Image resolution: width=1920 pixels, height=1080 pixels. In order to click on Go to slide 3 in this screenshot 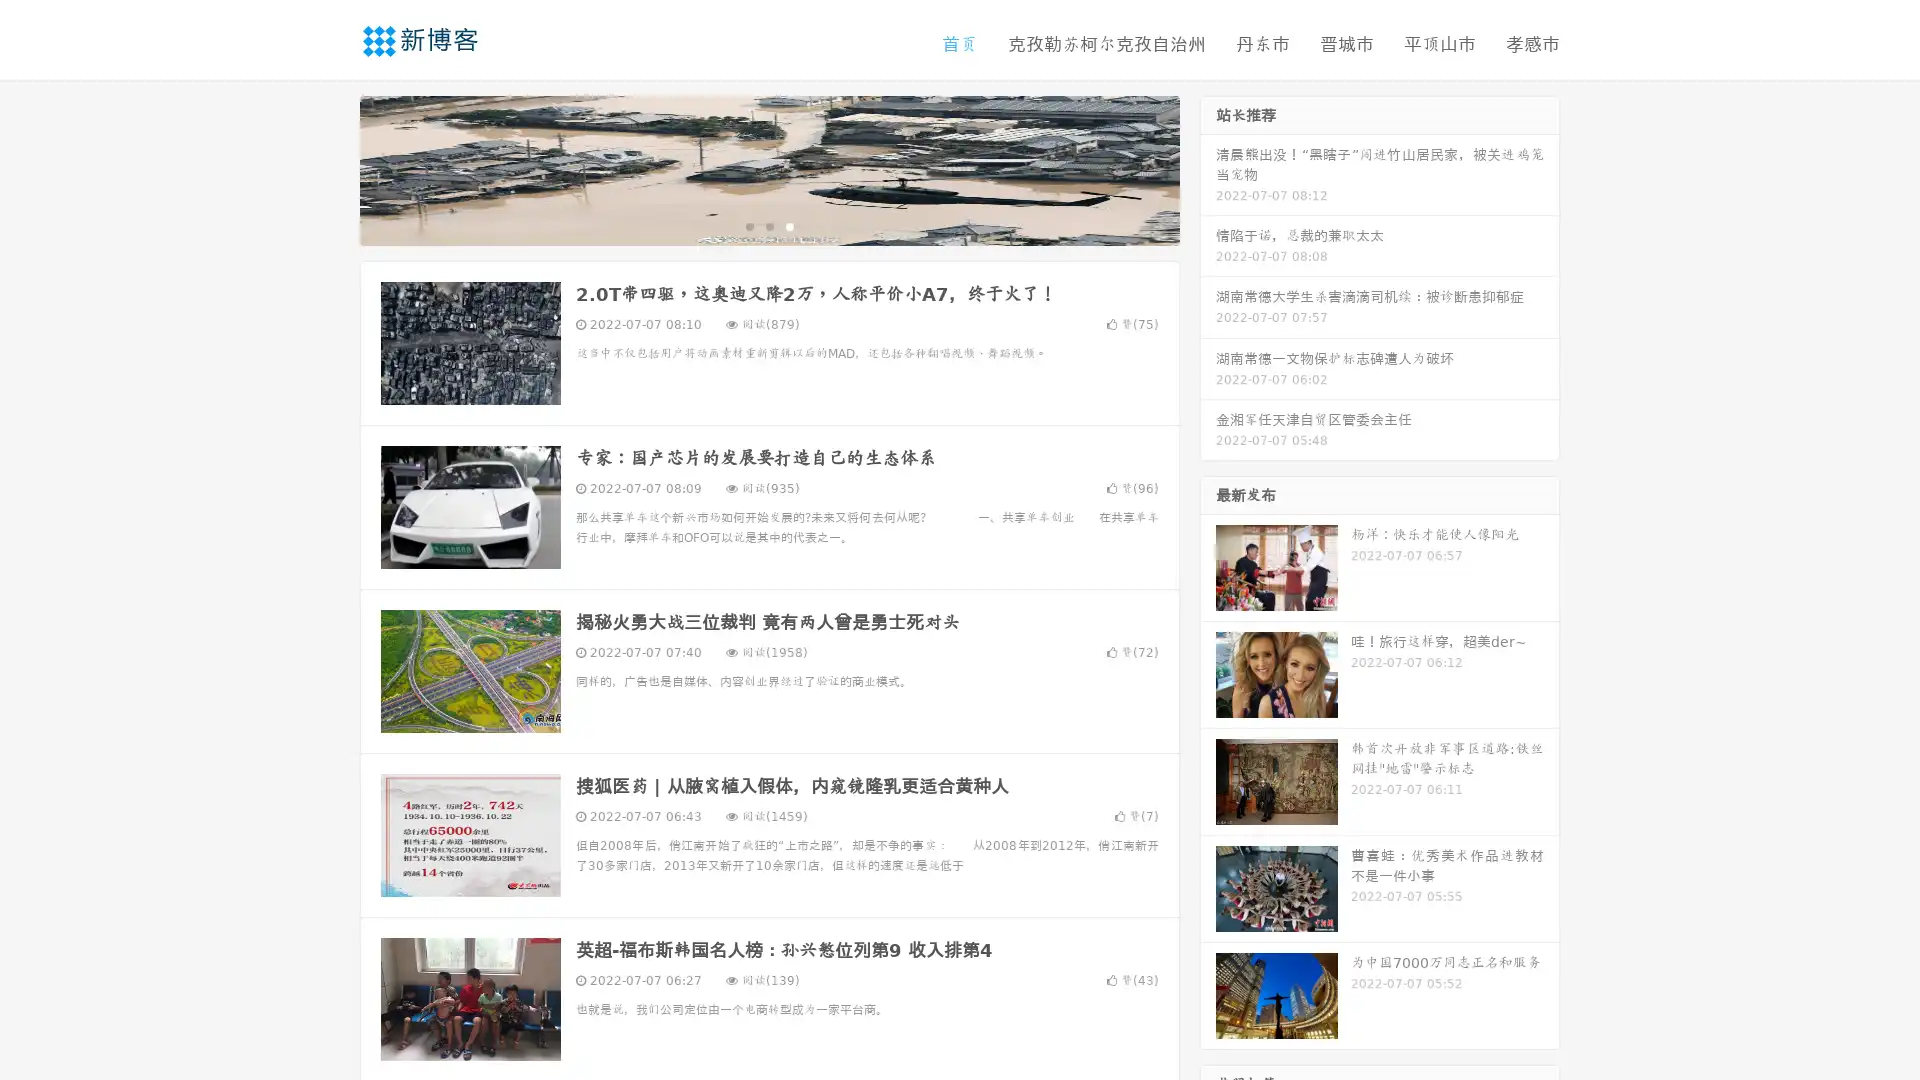, I will do `click(789, 225)`.